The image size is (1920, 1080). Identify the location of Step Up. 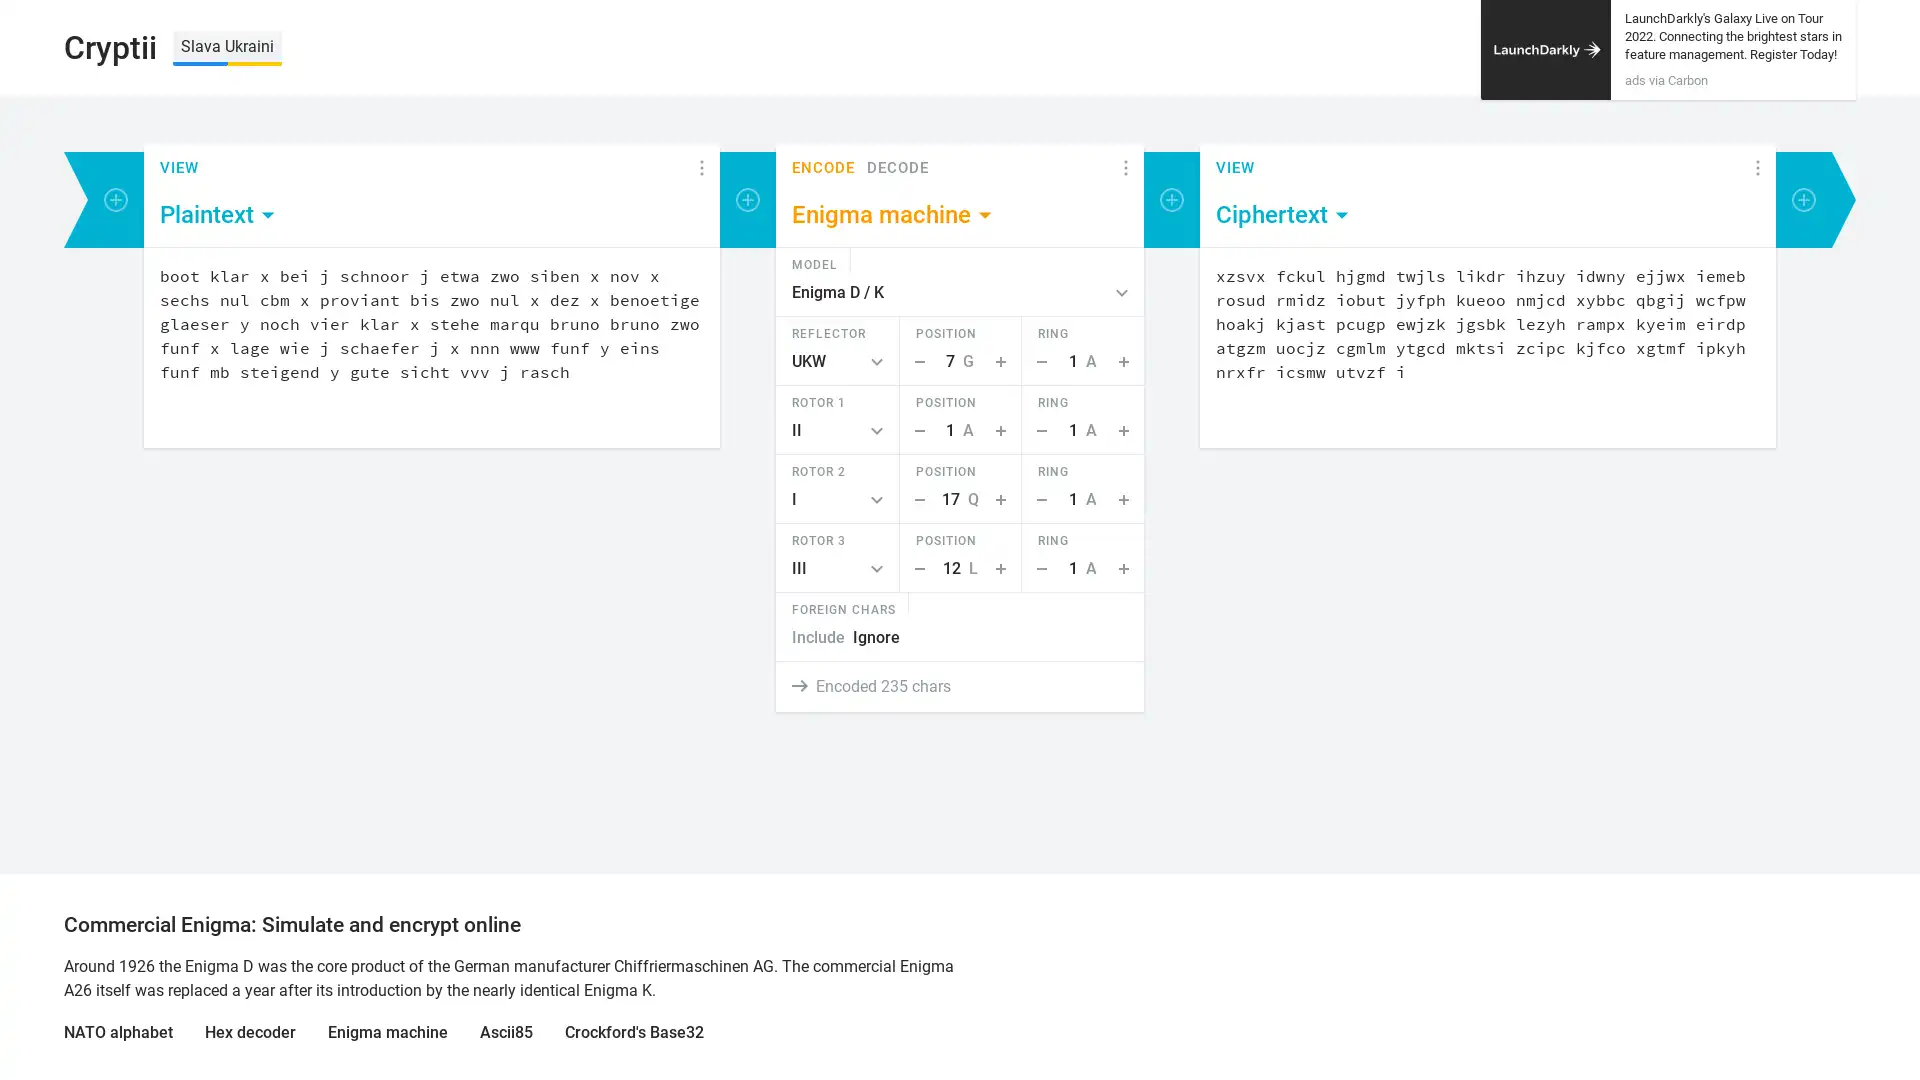
(1127, 499).